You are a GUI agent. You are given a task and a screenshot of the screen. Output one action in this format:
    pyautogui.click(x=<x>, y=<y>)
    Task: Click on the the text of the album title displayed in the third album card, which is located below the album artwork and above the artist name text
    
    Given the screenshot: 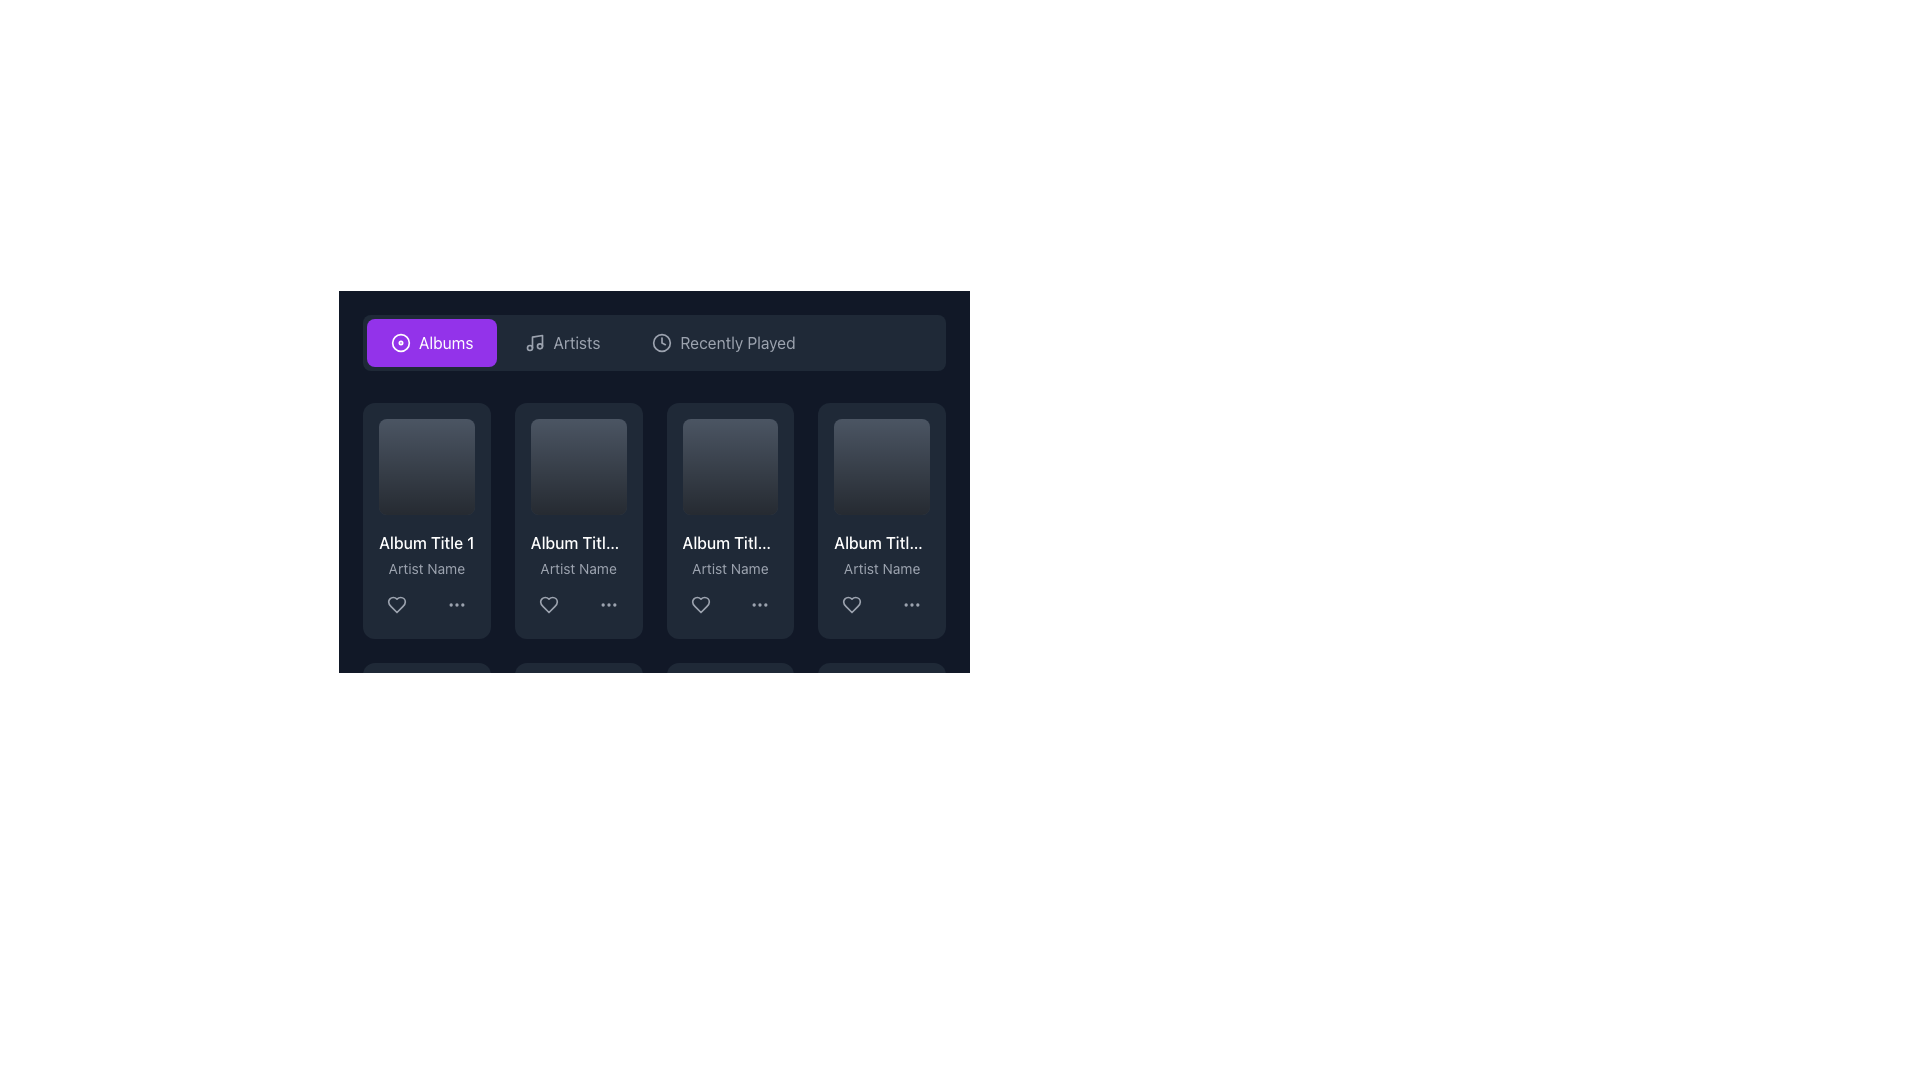 What is the action you would take?
    pyautogui.click(x=729, y=542)
    